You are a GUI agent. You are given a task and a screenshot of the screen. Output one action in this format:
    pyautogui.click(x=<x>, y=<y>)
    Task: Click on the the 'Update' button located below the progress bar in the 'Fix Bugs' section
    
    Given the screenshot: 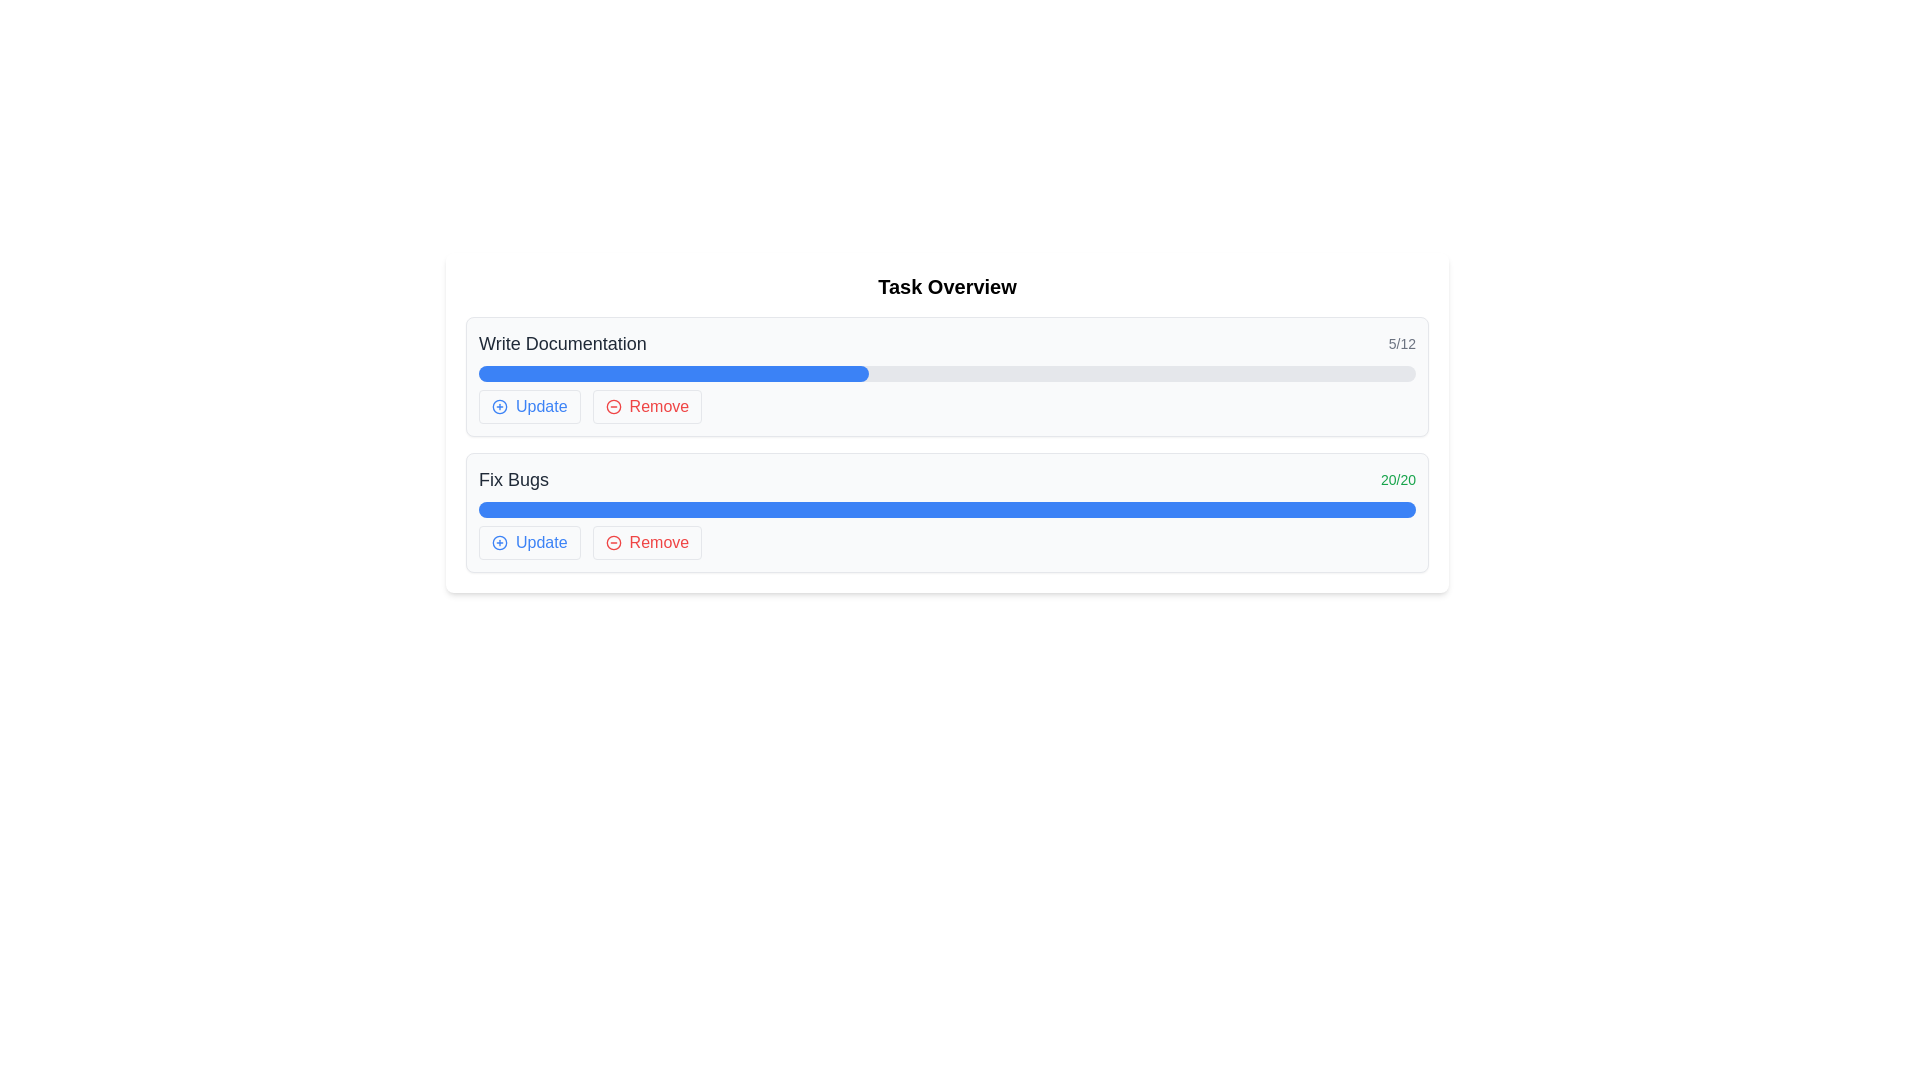 What is the action you would take?
    pyautogui.click(x=529, y=543)
    